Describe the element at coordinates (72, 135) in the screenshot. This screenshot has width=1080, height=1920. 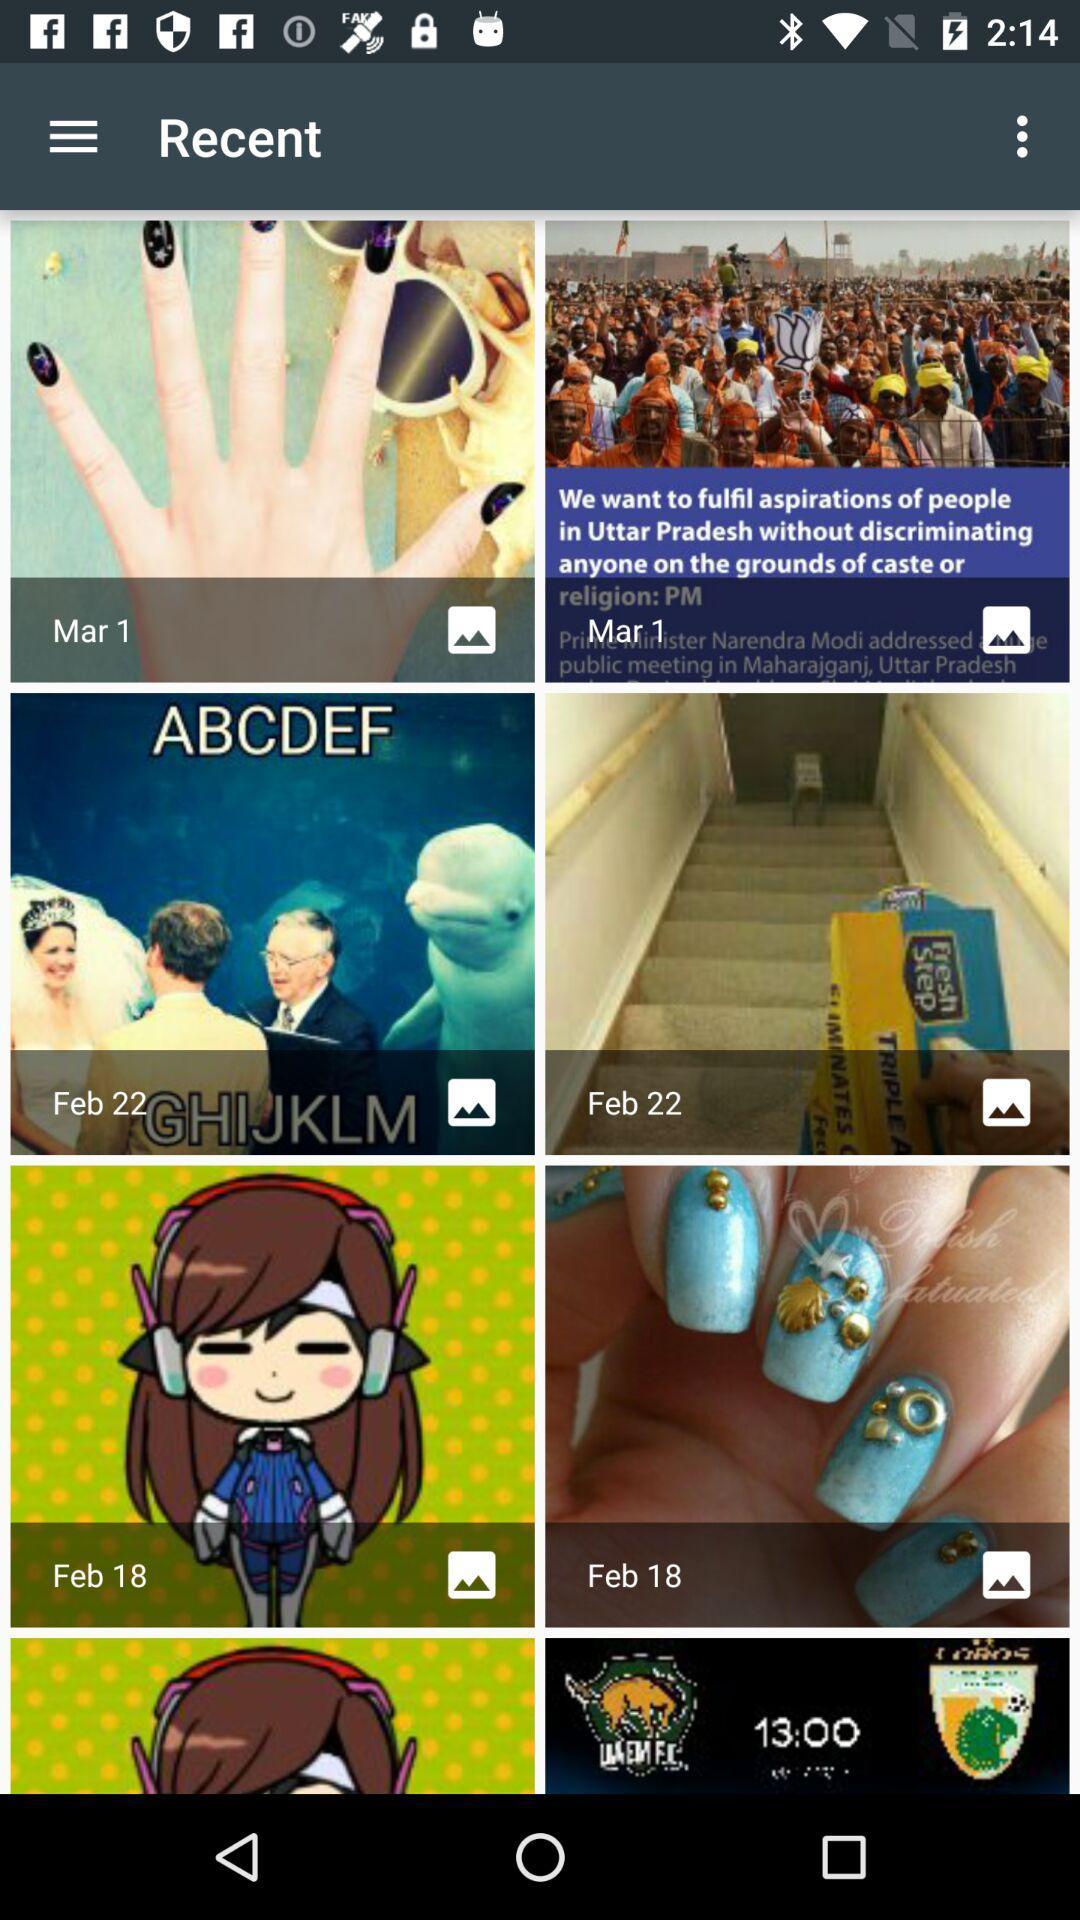
I see `the item to the left of recent` at that location.